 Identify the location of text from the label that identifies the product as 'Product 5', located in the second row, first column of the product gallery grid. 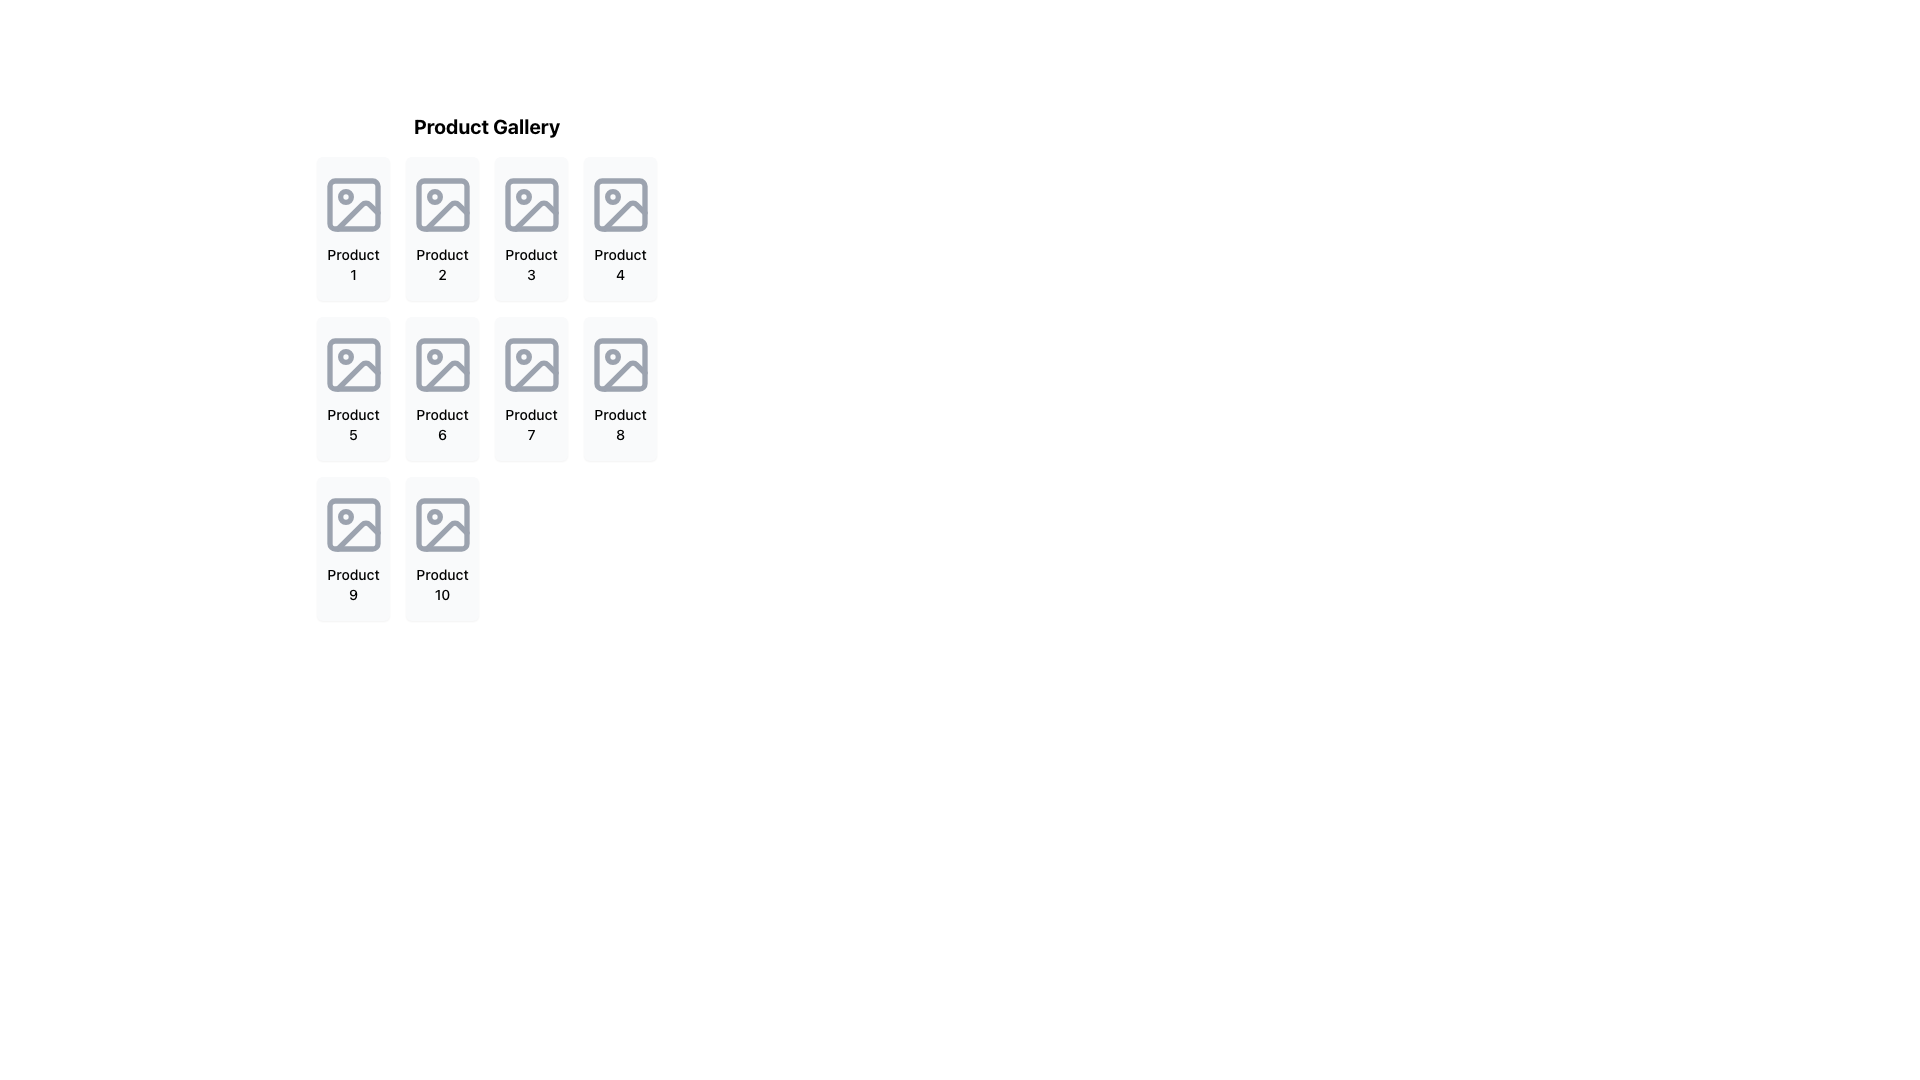
(353, 423).